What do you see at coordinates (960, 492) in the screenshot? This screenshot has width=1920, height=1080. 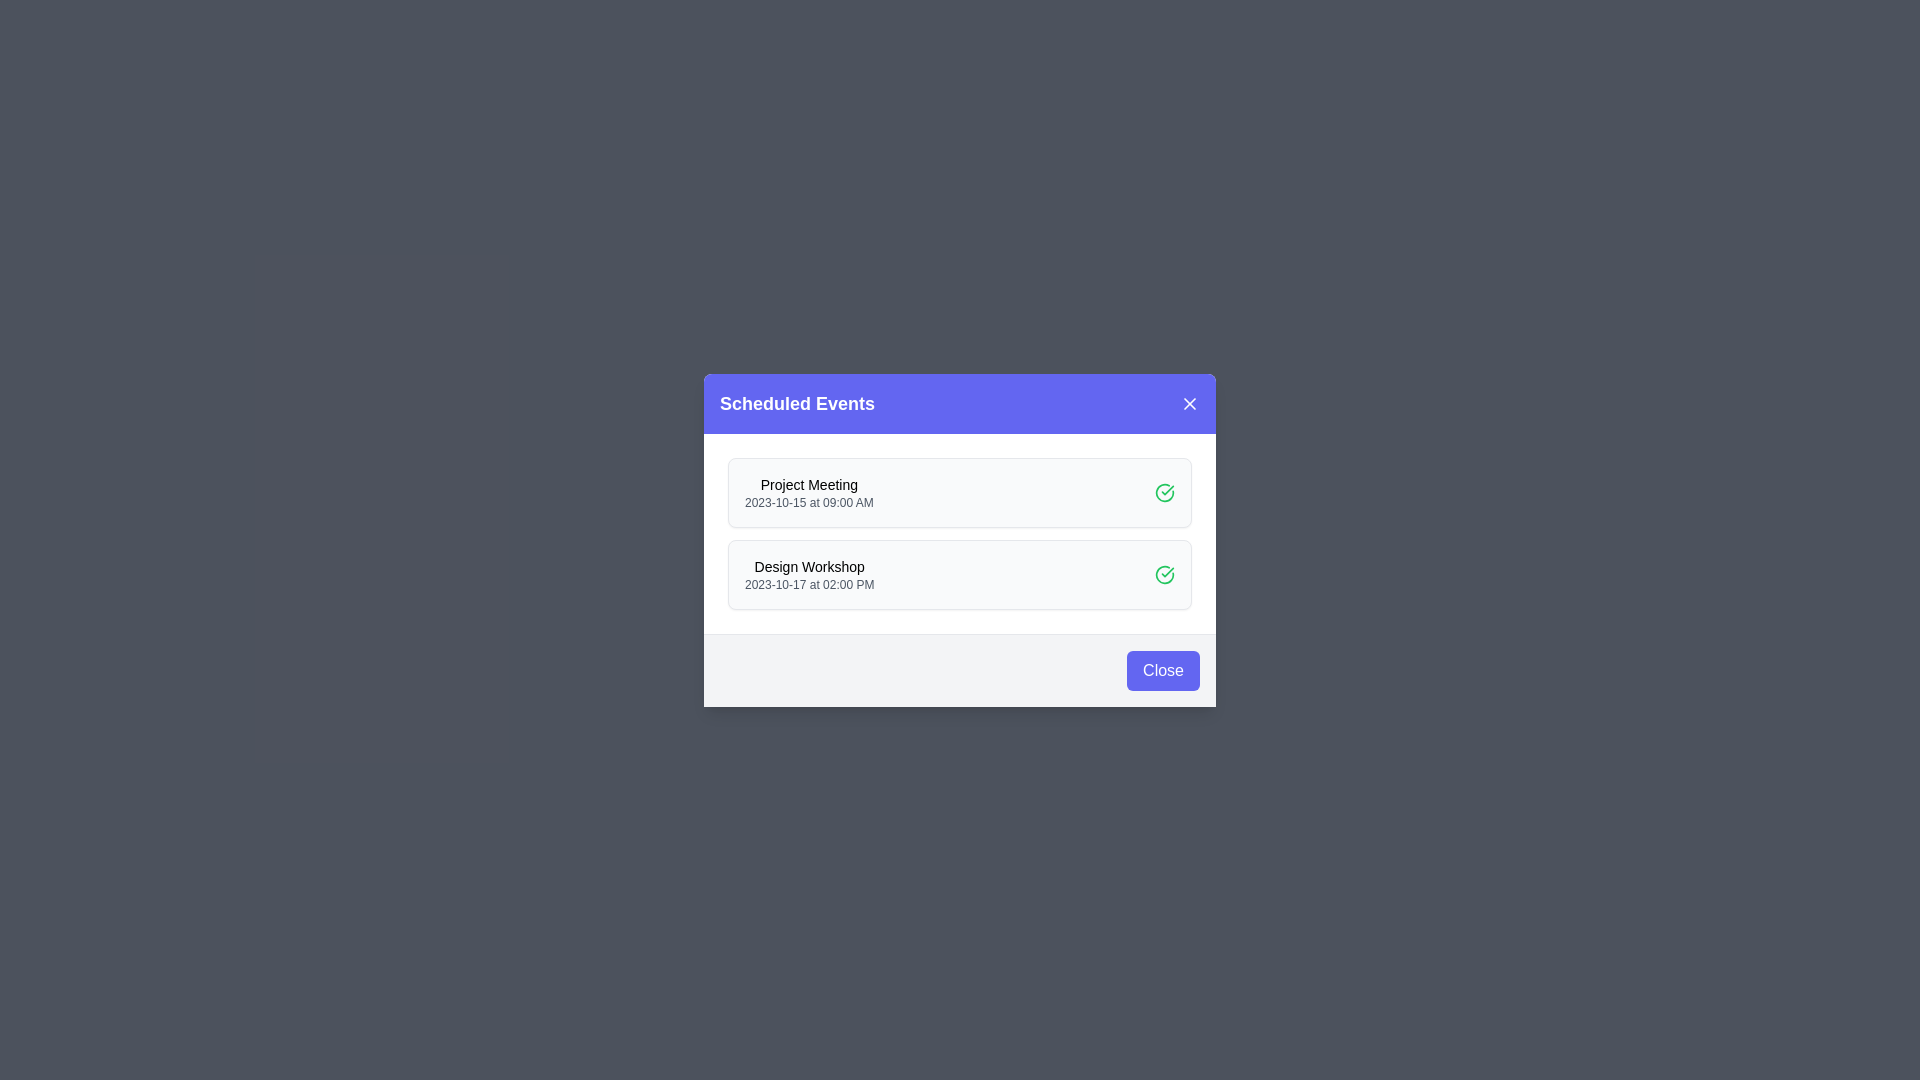 I see `the first list item displaying the event's title, date, and time` at bounding box center [960, 492].